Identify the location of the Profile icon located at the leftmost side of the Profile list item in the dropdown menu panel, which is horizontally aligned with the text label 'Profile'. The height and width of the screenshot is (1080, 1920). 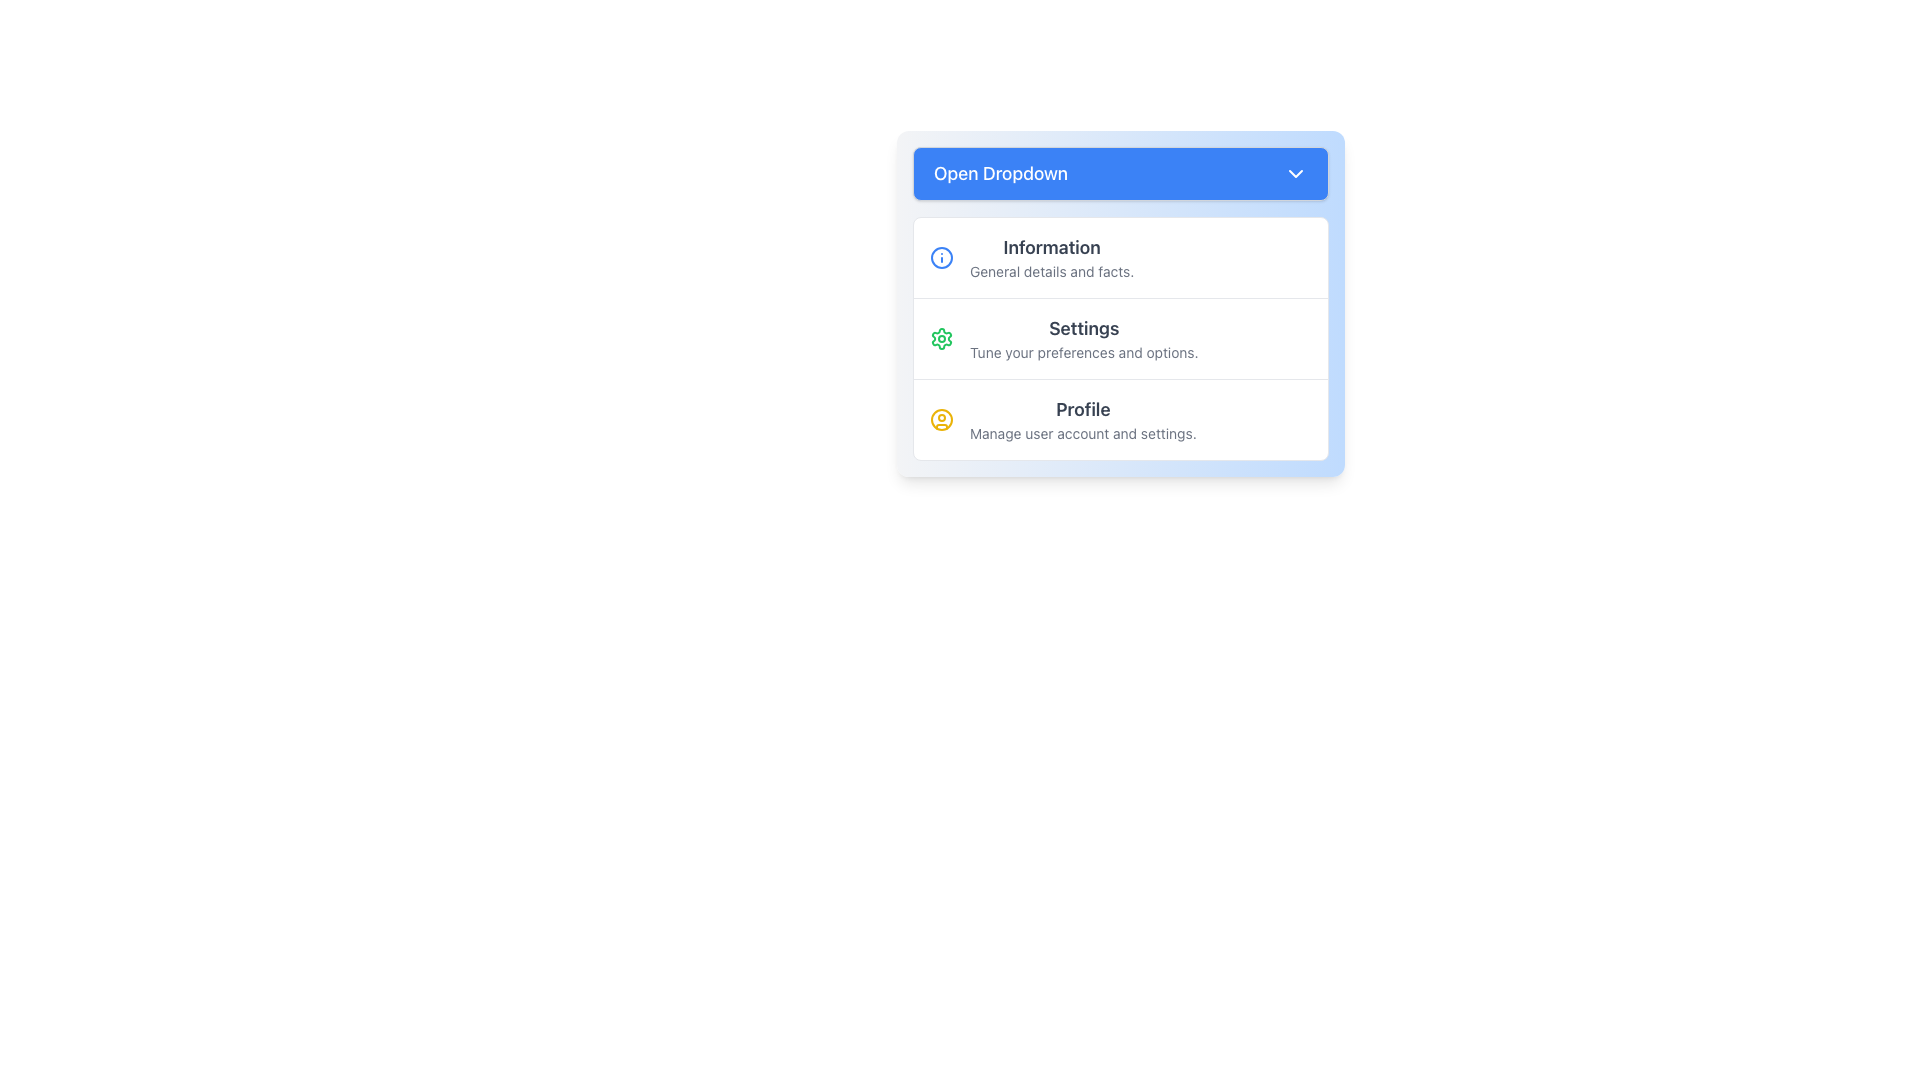
(940, 419).